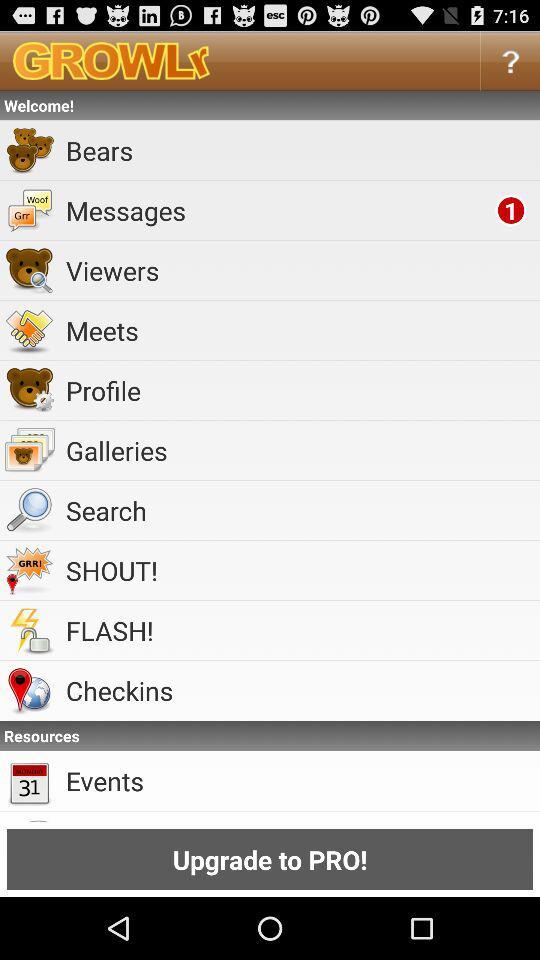 The width and height of the screenshot is (540, 960). Describe the element at coordinates (276, 210) in the screenshot. I see `item below bears item` at that location.